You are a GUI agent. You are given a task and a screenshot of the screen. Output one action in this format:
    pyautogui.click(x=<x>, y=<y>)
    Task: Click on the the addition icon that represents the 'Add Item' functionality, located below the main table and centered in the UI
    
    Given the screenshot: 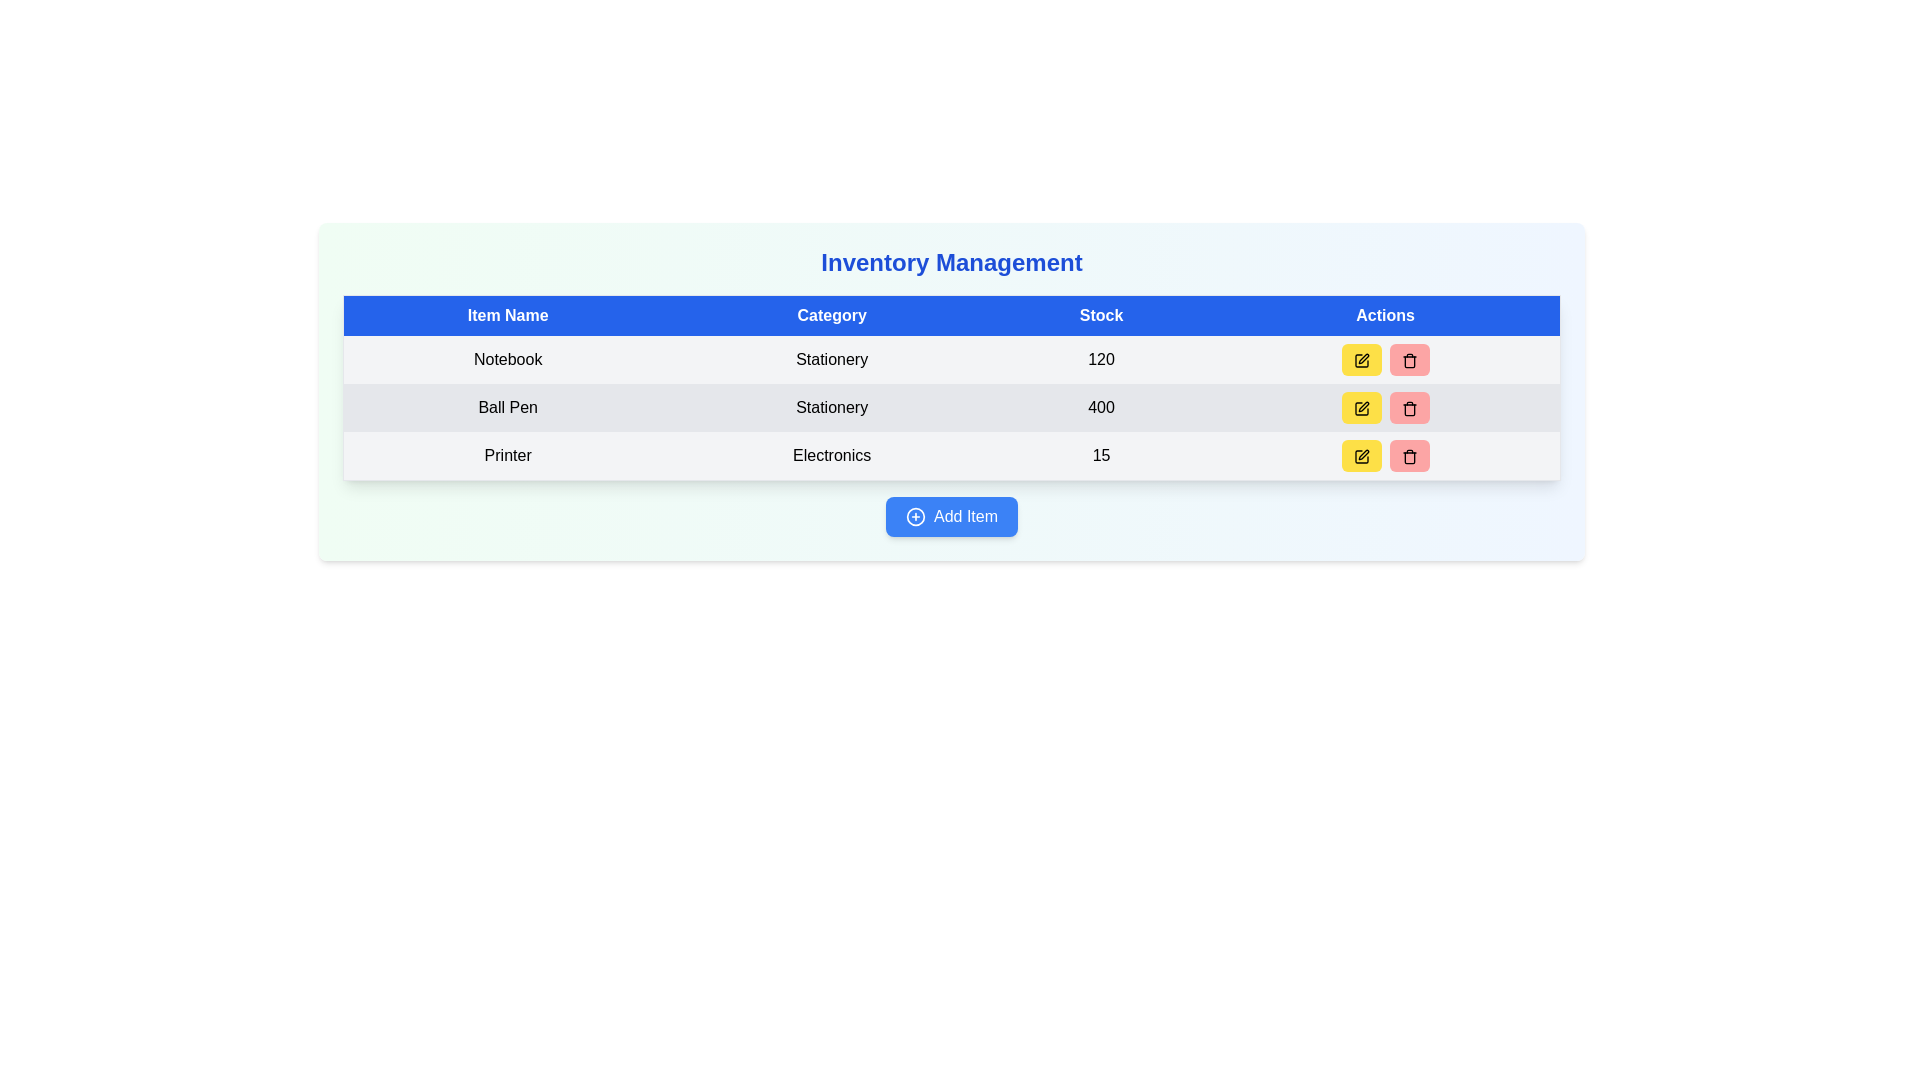 What is the action you would take?
    pyautogui.click(x=915, y=515)
    